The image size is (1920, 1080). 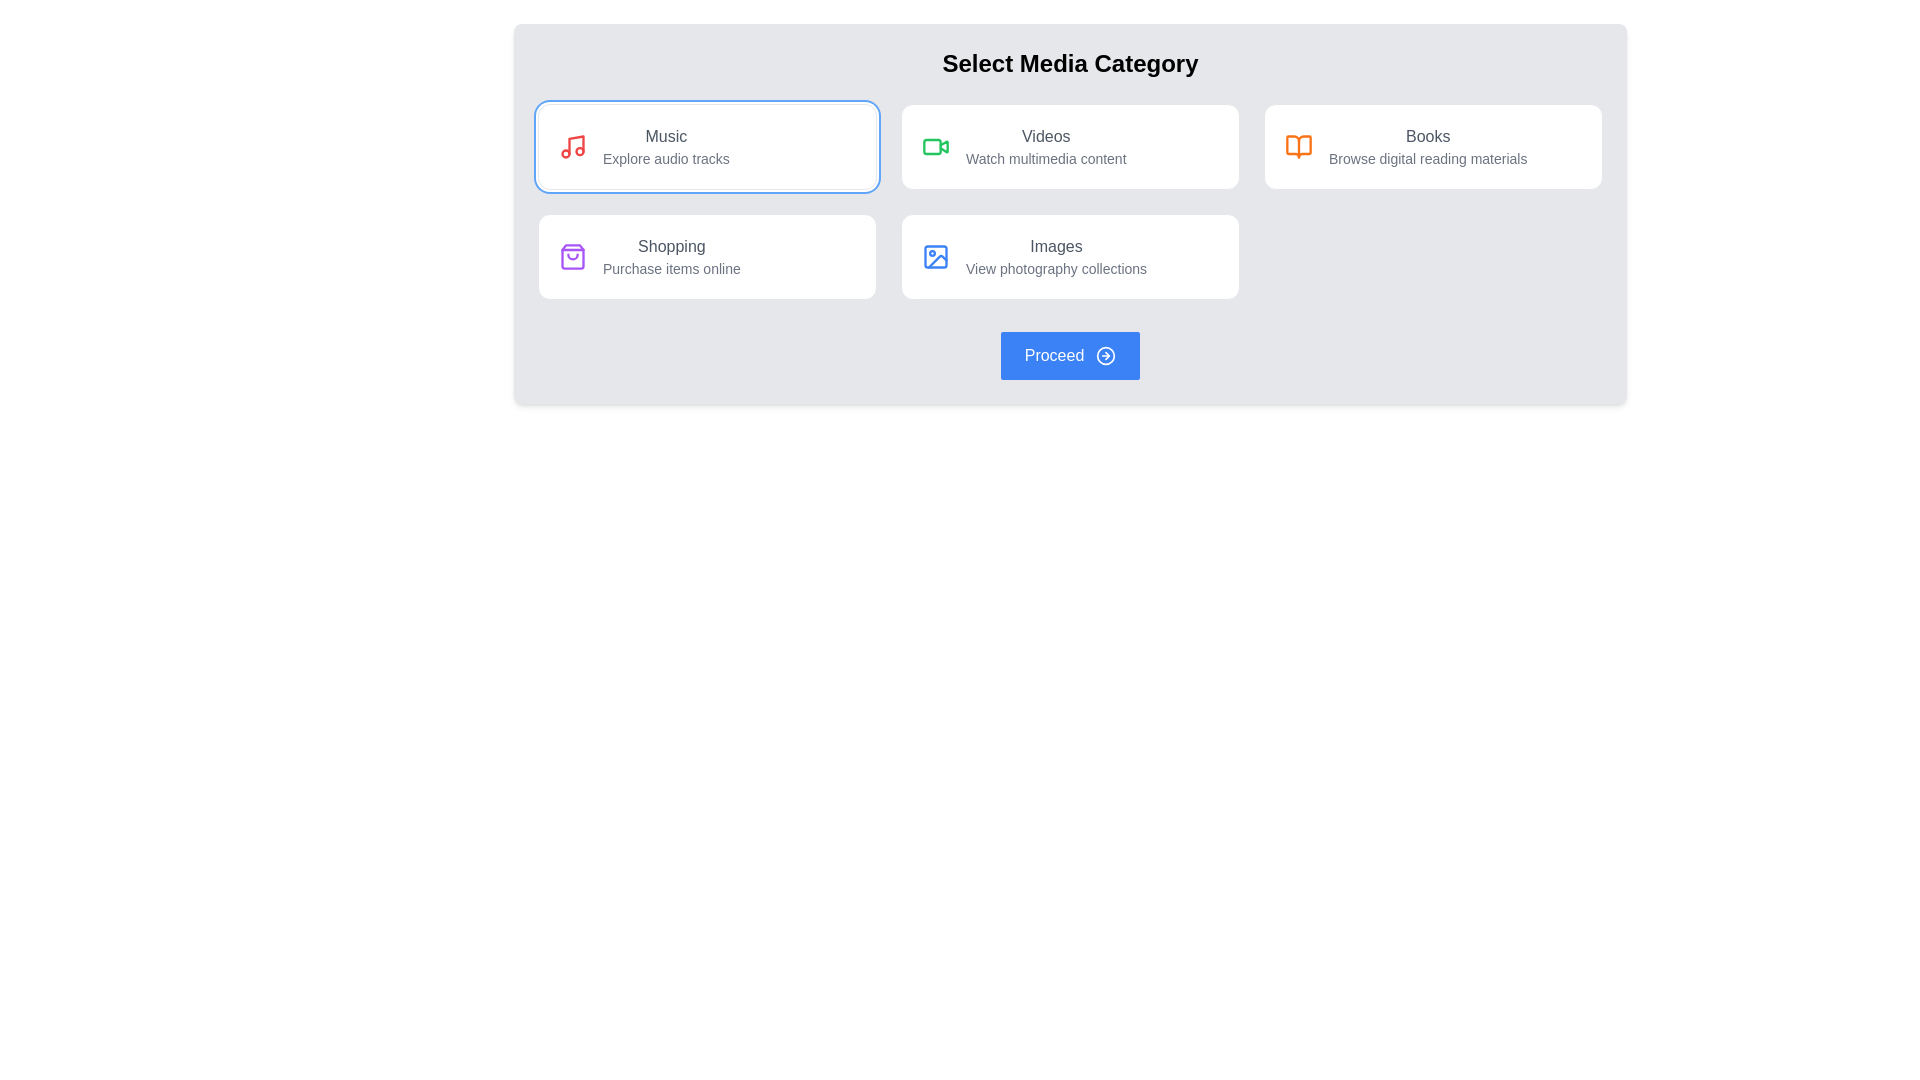 What do you see at coordinates (571, 254) in the screenshot?
I see `the shopping icon located centrally within the 'Shopping' button area, which represents shopping-related functionalities in the interface` at bounding box center [571, 254].